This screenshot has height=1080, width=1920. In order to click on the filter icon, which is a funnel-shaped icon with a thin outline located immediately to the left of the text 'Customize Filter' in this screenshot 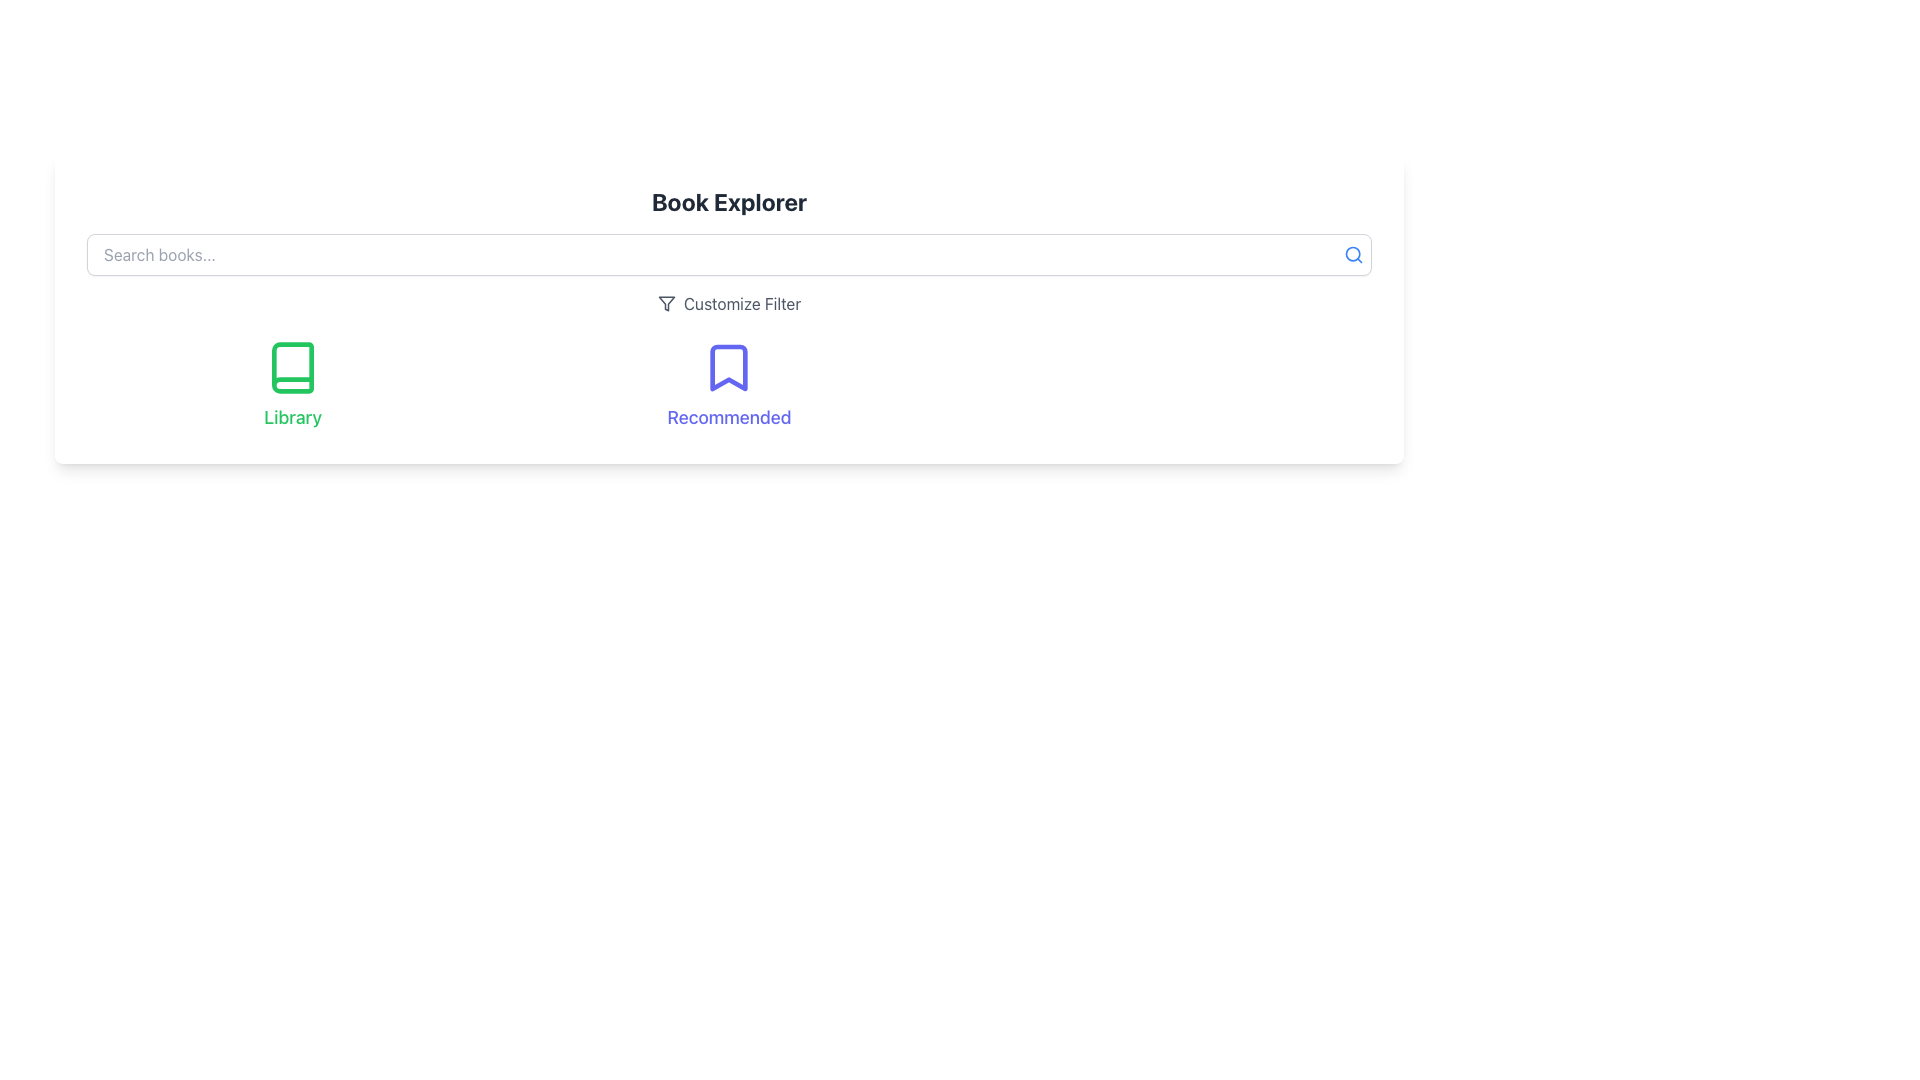, I will do `click(666, 304)`.